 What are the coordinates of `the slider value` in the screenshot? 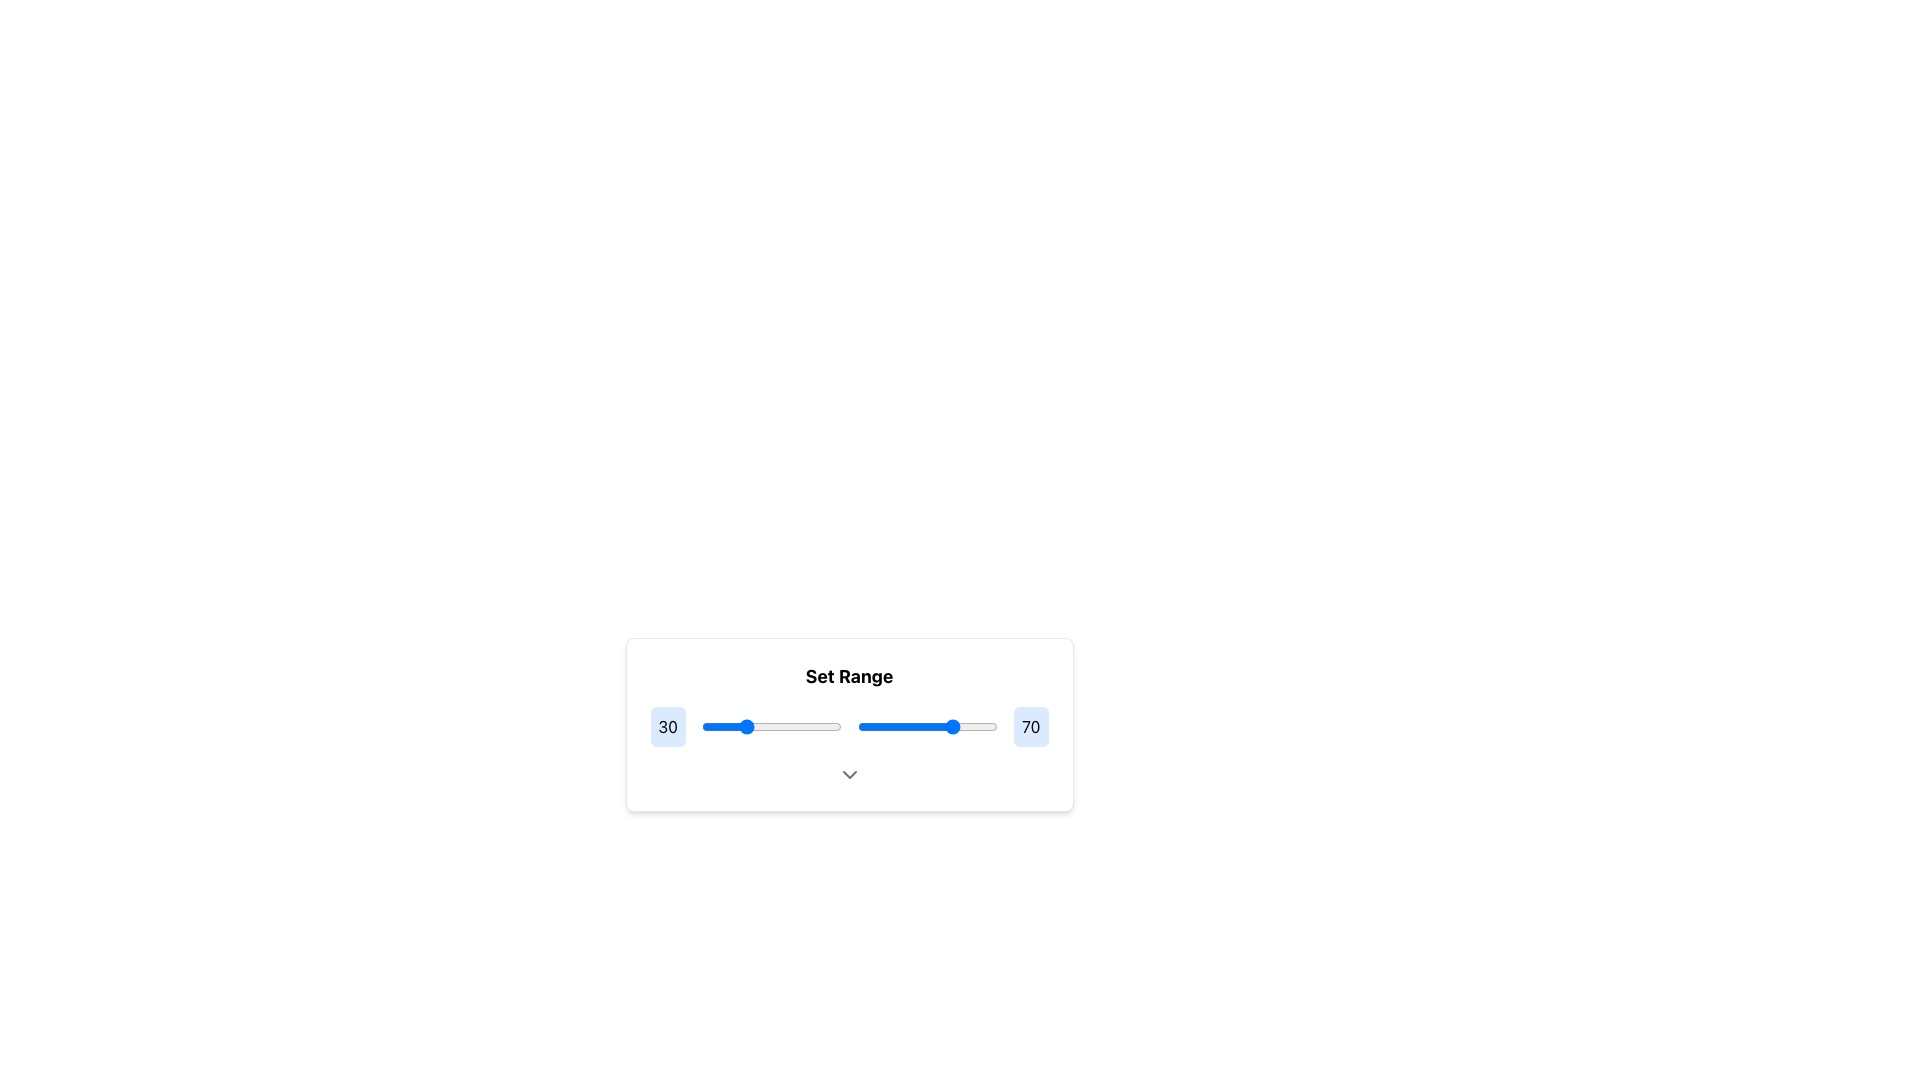 It's located at (839, 726).